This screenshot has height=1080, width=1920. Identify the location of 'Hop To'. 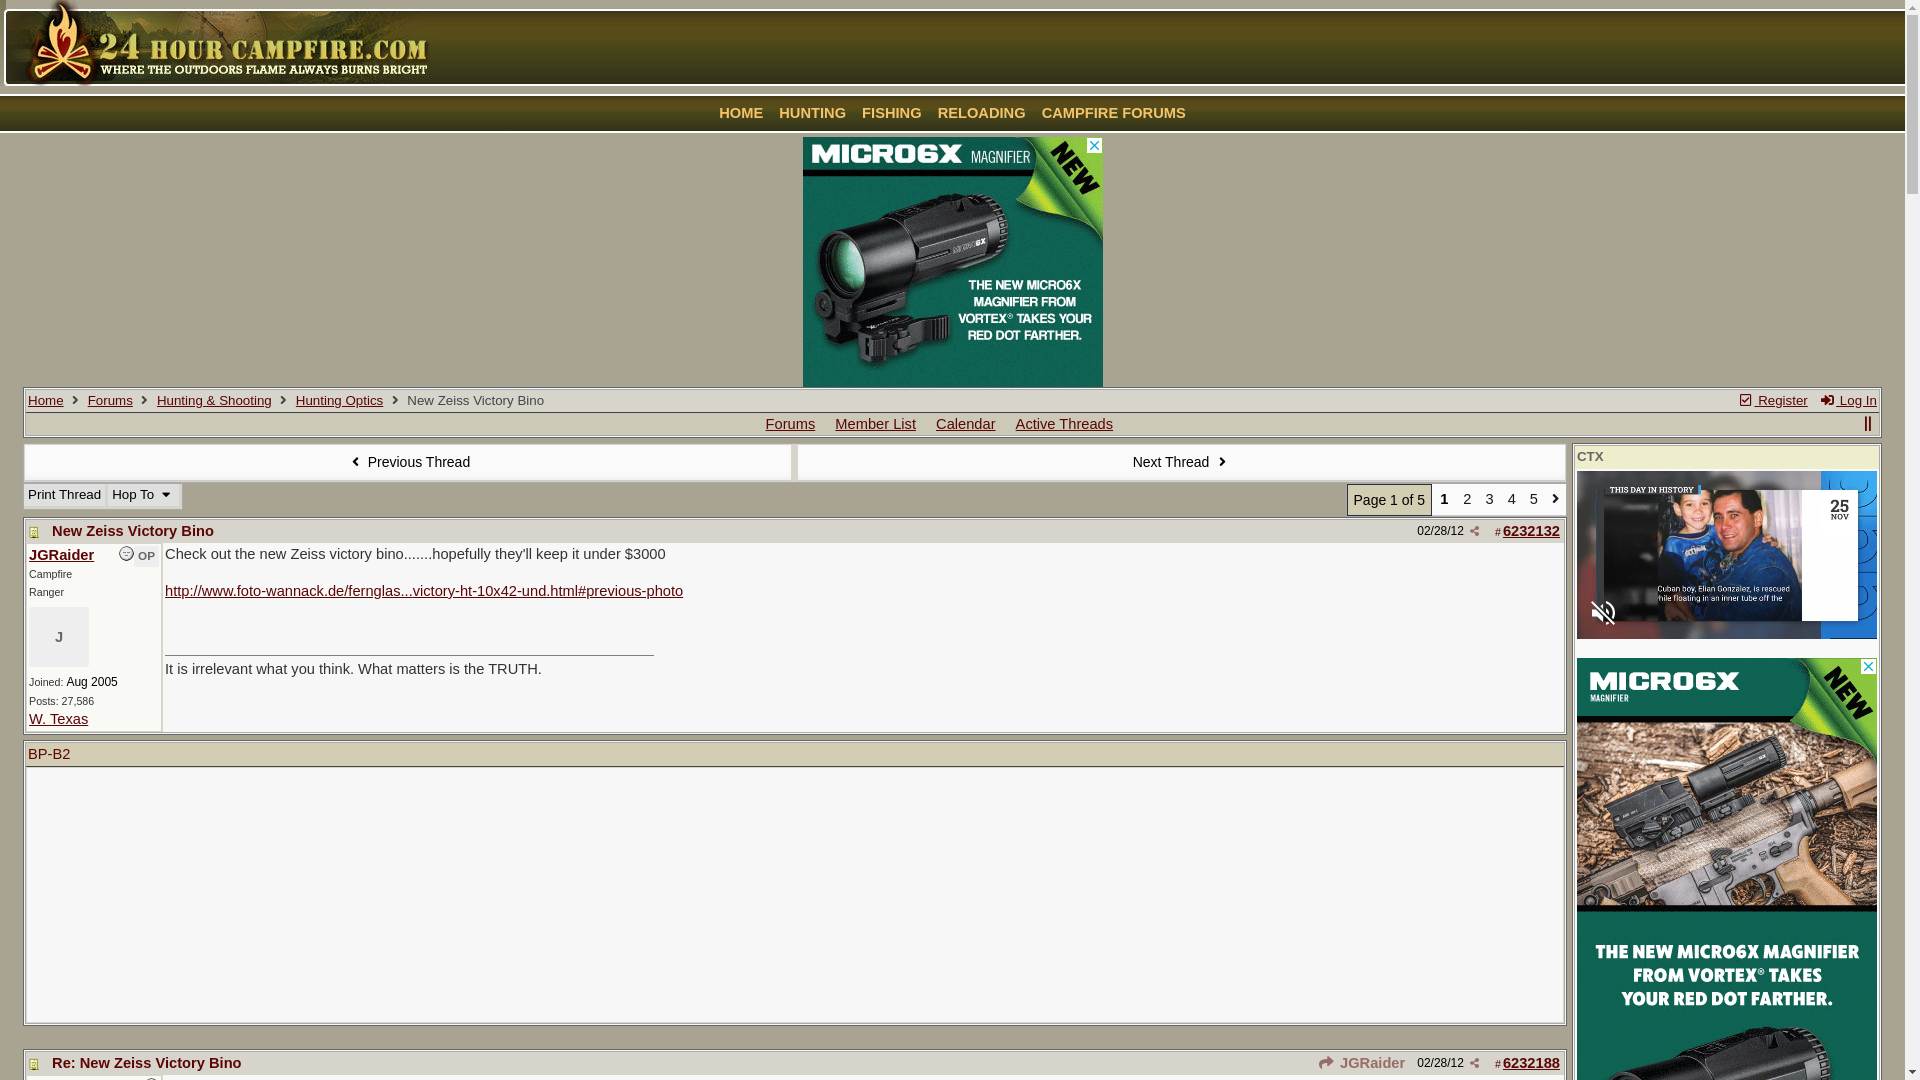
(142, 494).